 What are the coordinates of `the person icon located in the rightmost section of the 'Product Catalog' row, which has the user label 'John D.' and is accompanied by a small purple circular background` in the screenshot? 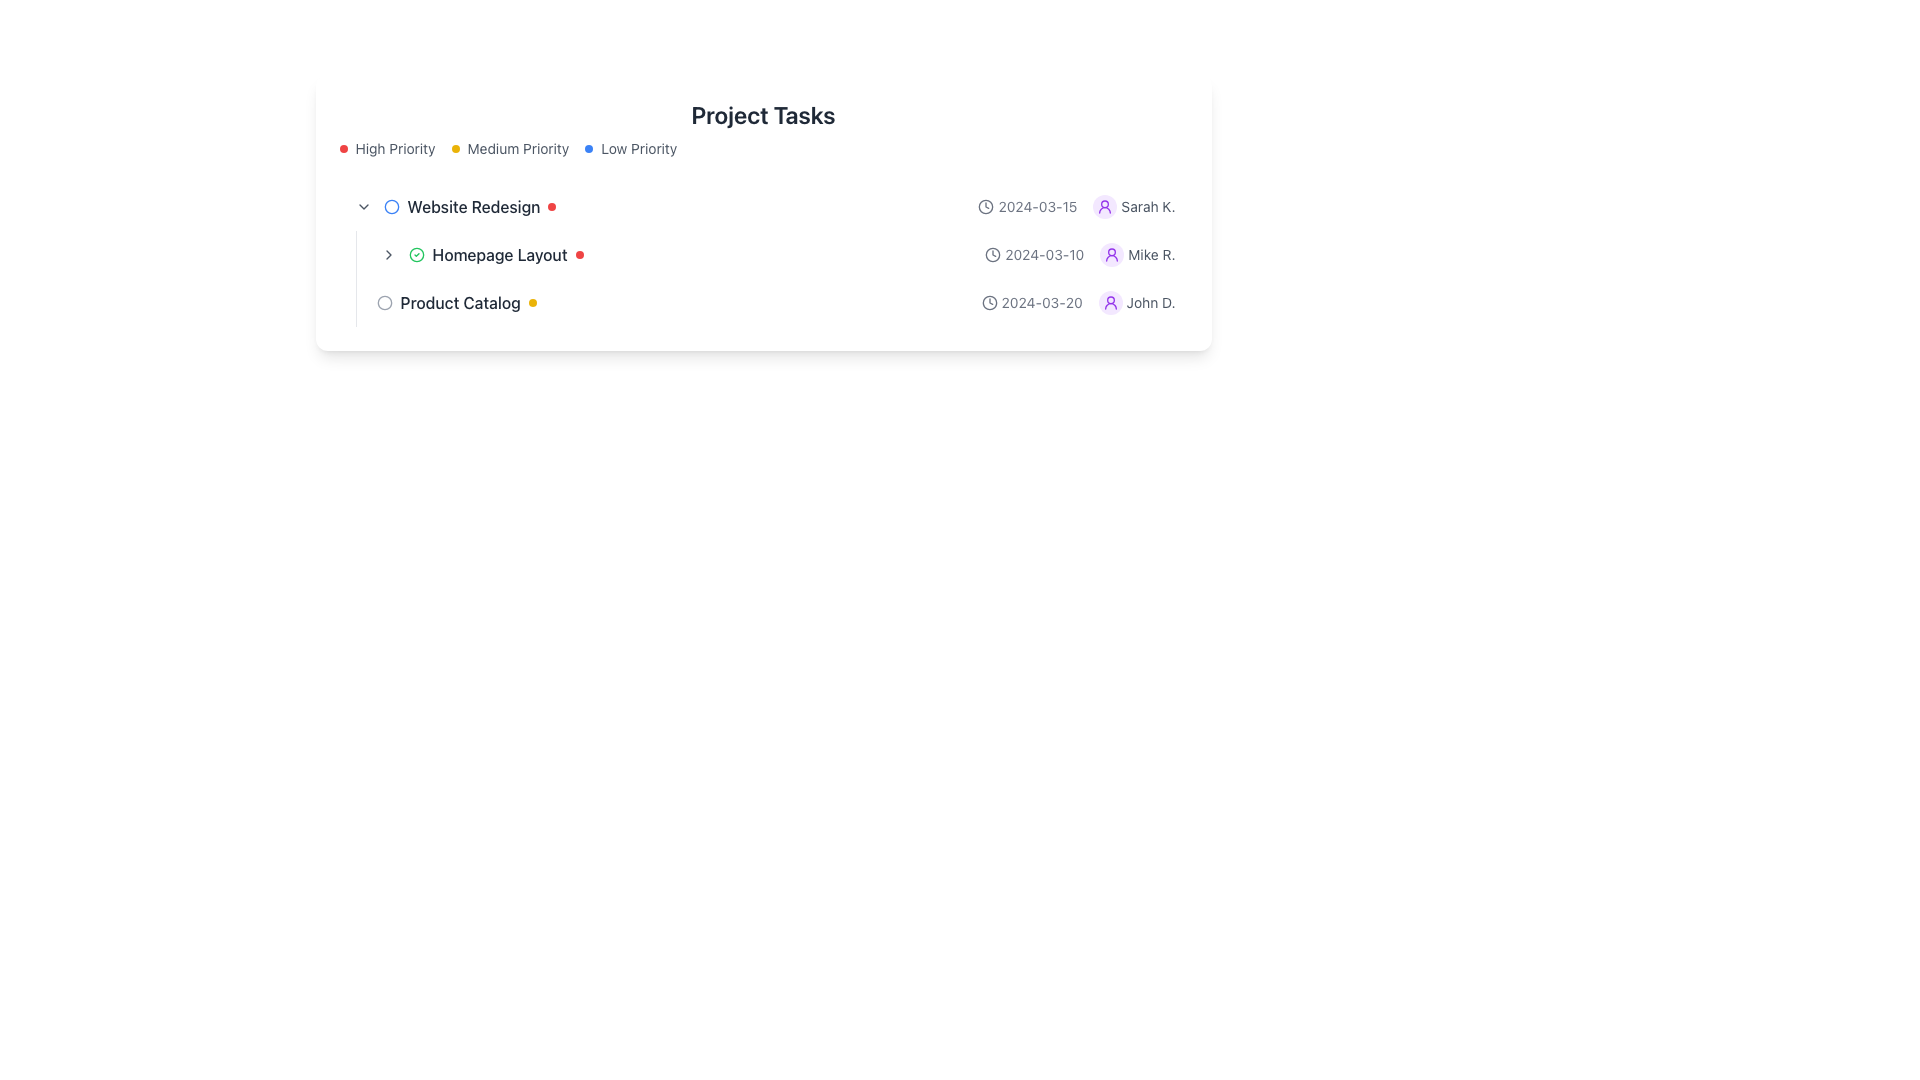 It's located at (1077, 303).